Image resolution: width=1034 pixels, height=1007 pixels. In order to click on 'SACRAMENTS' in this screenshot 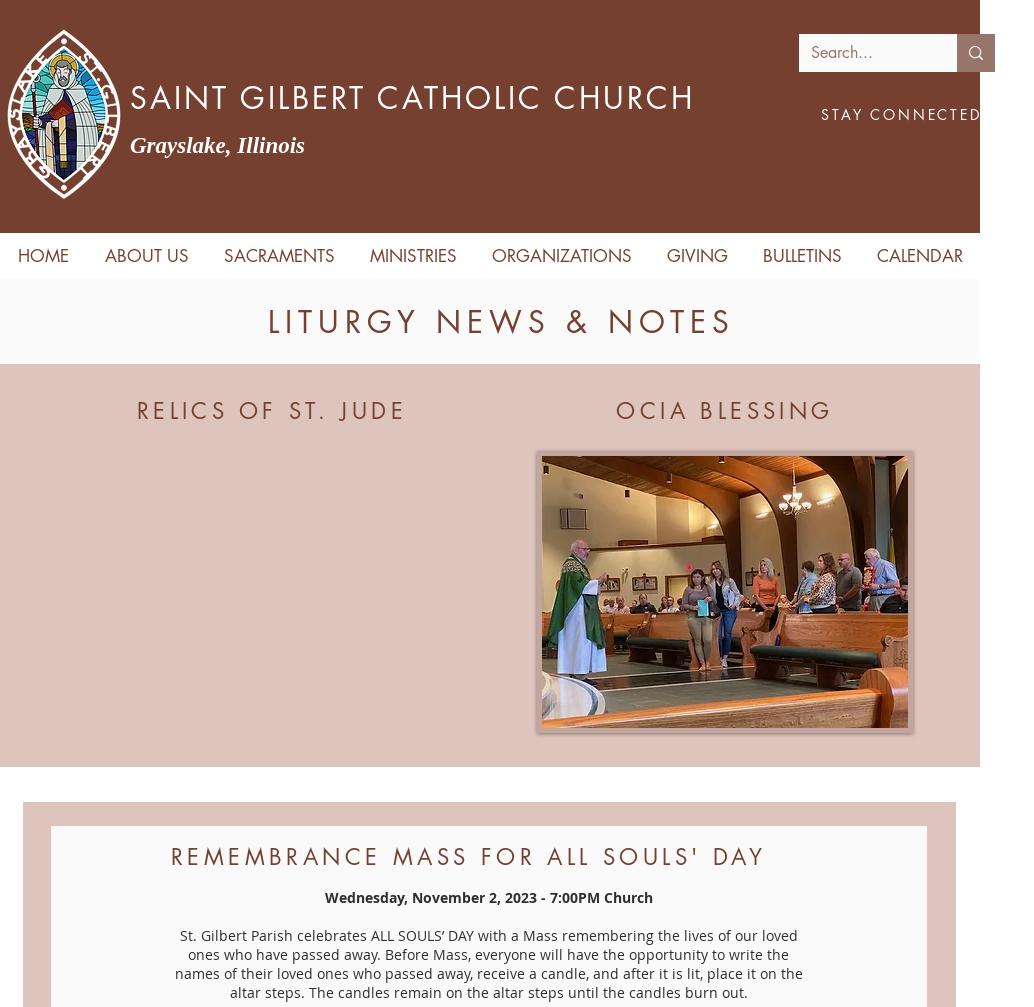, I will do `click(277, 255)`.